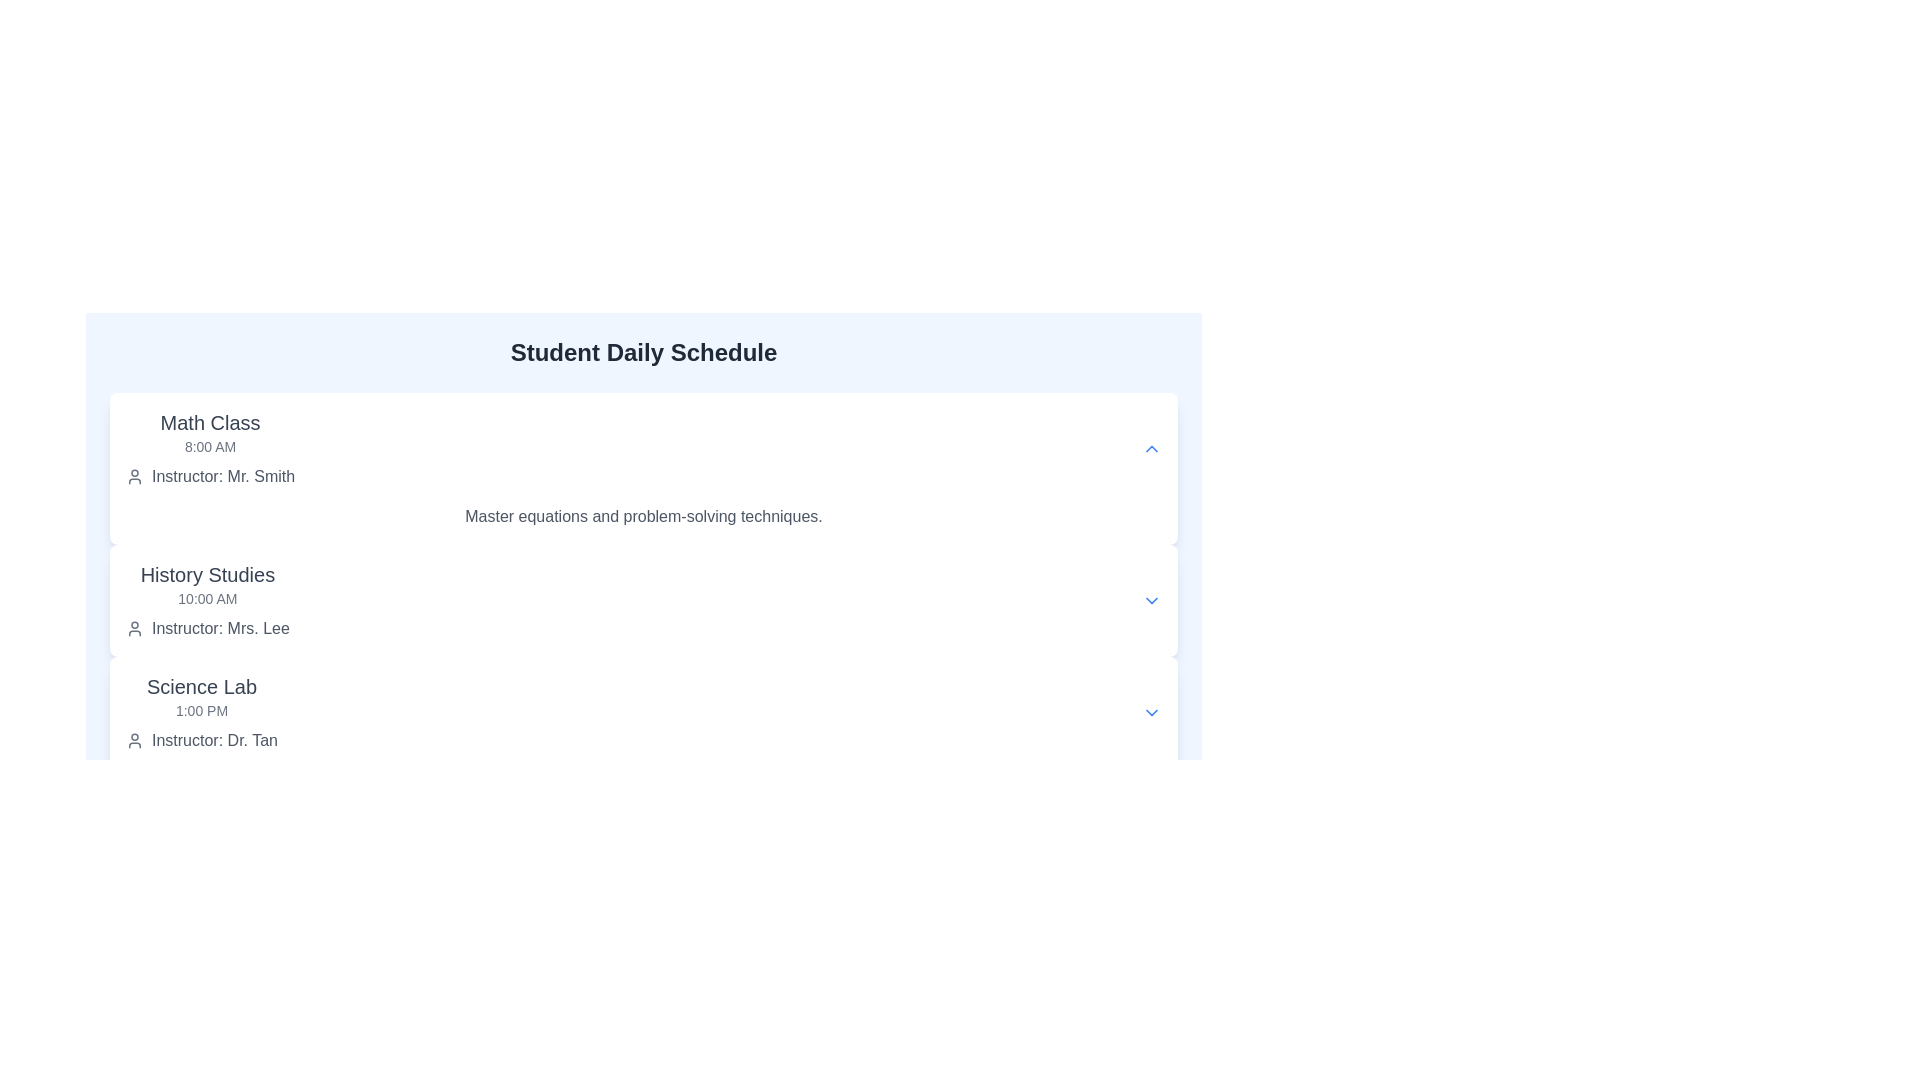 The height and width of the screenshot is (1080, 1920). What do you see at coordinates (1152, 447) in the screenshot?
I see `the collapse button of the 'Math Class' section` at bounding box center [1152, 447].